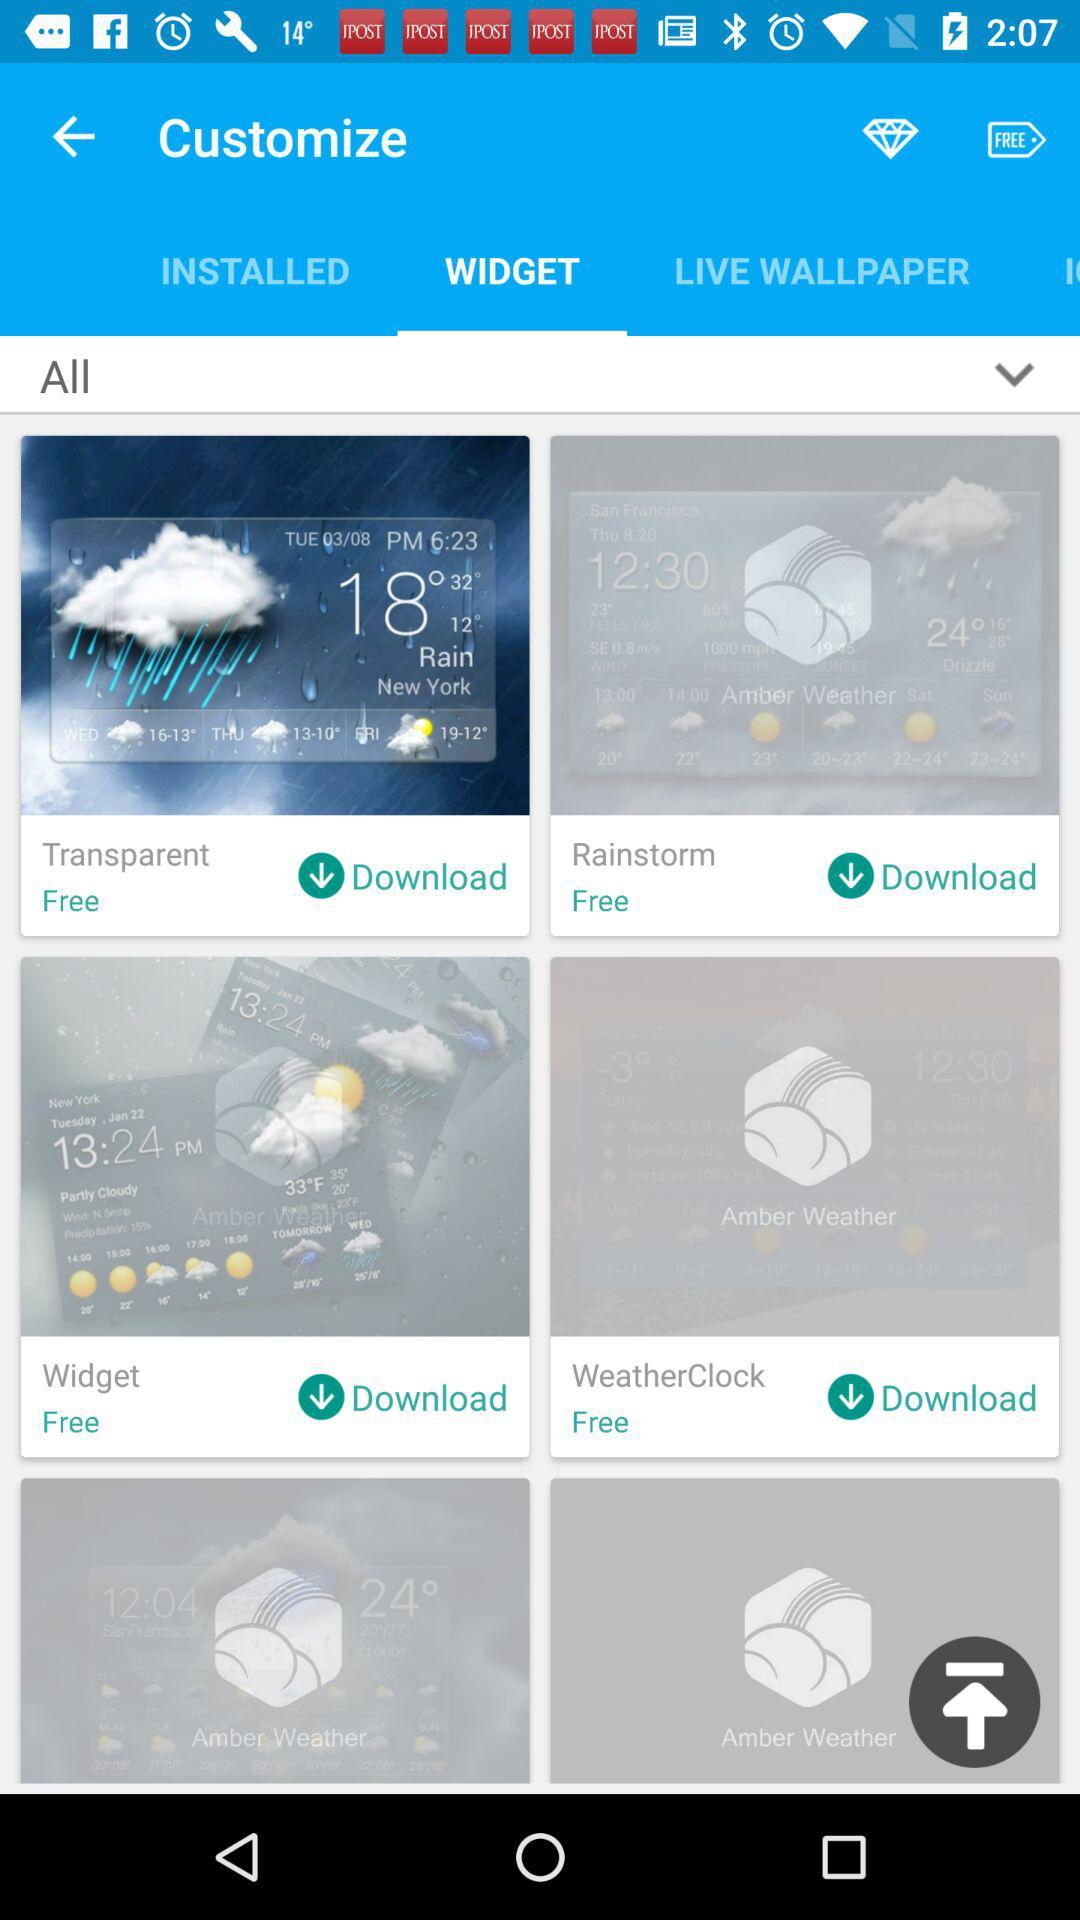 Image resolution: width=1080 pixels, height=1920 pixels. Describe the element at coordinates (973, 1701) in the screenshot. I see `the icon below download icon` at that location.